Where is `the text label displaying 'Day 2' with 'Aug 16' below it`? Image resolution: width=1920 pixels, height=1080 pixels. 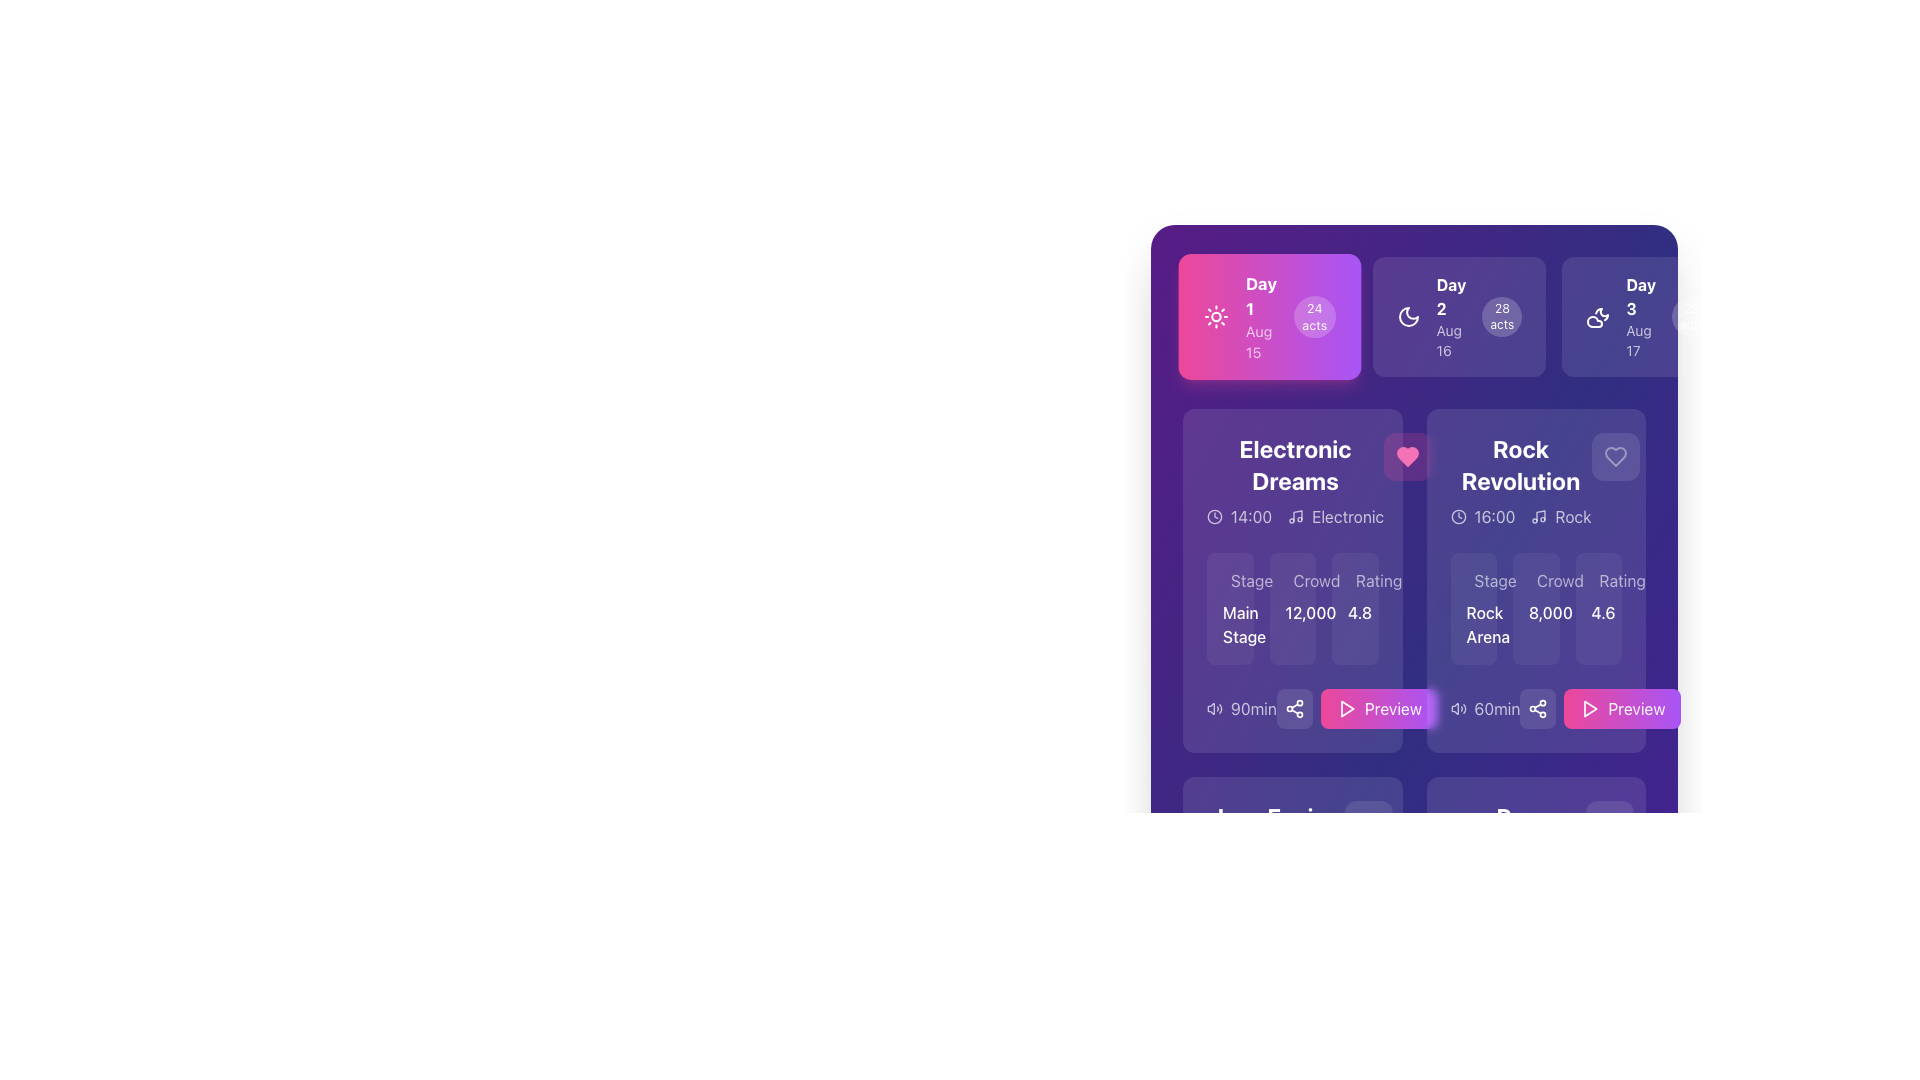 the text label displaying 'Day 2' with 'Aug 16' below it is located at coordinates (1451, 315).